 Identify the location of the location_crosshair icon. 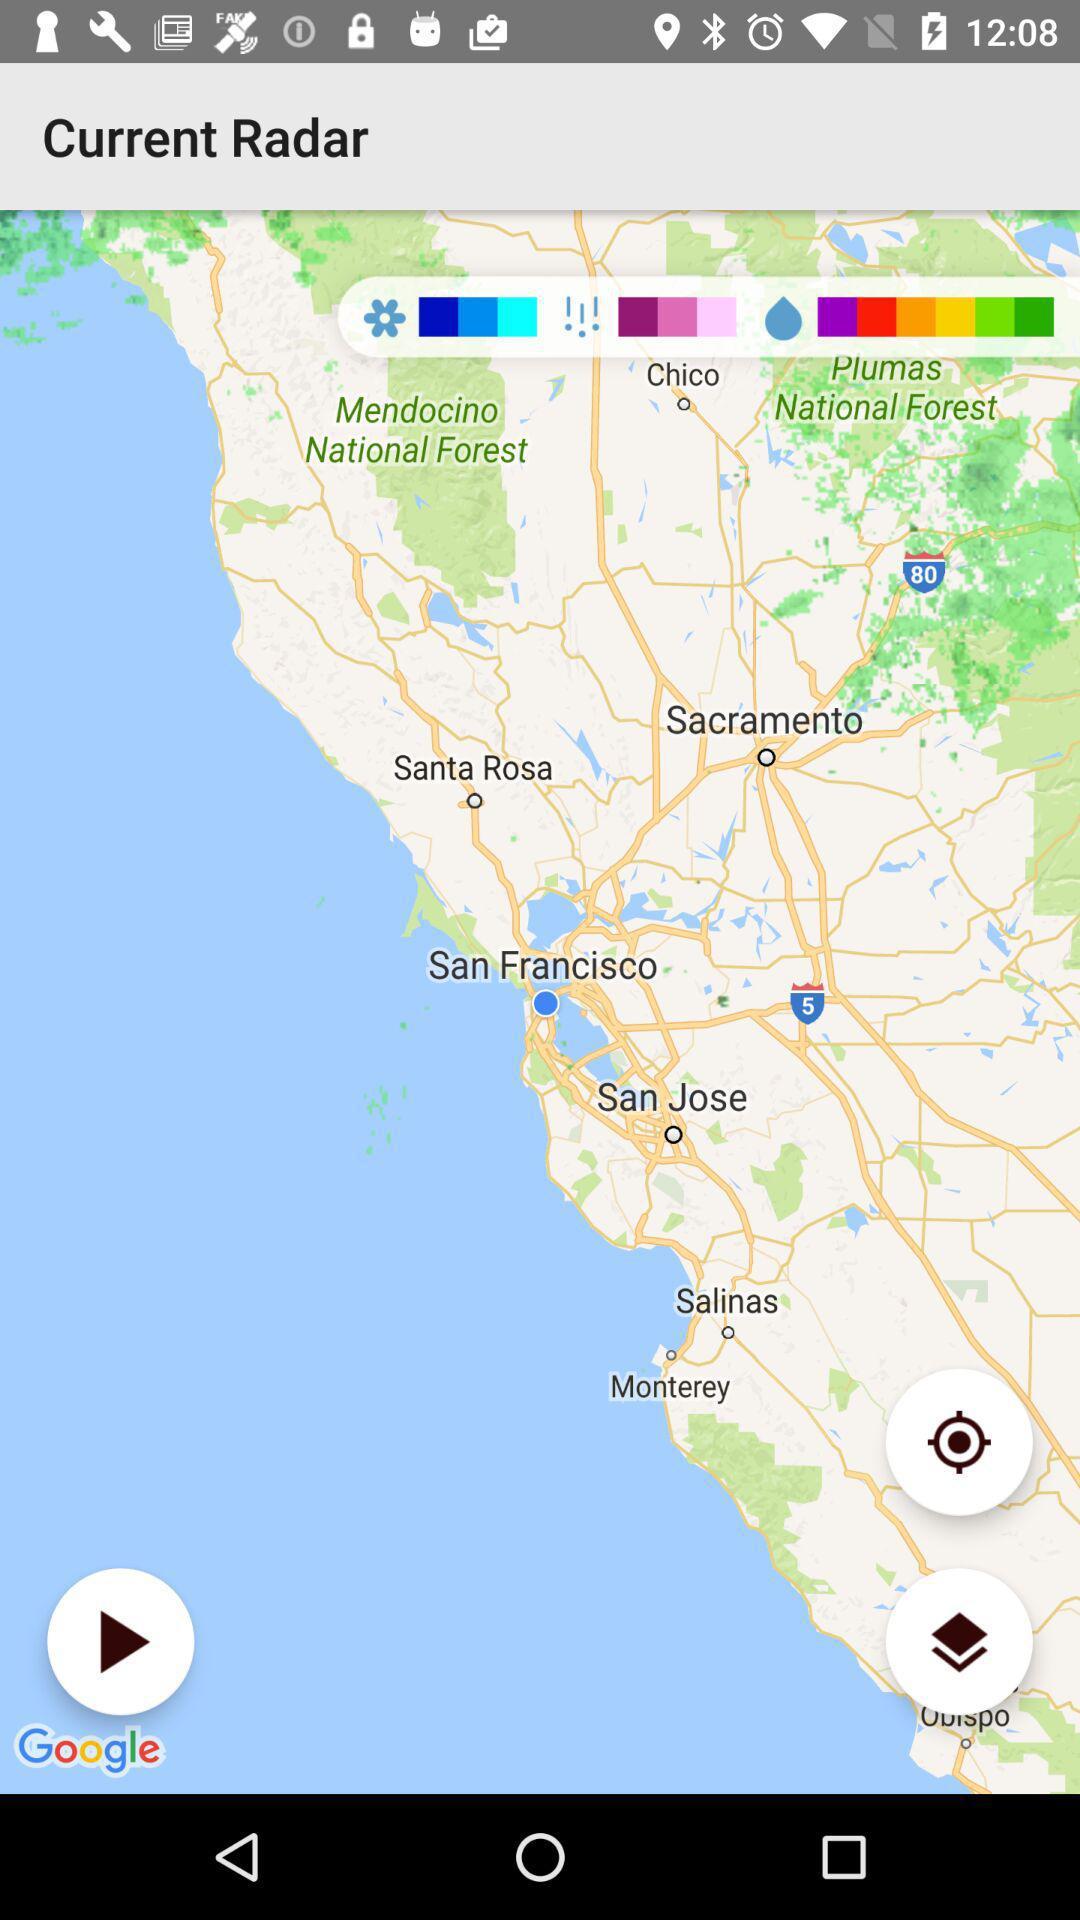
(958, 1442).